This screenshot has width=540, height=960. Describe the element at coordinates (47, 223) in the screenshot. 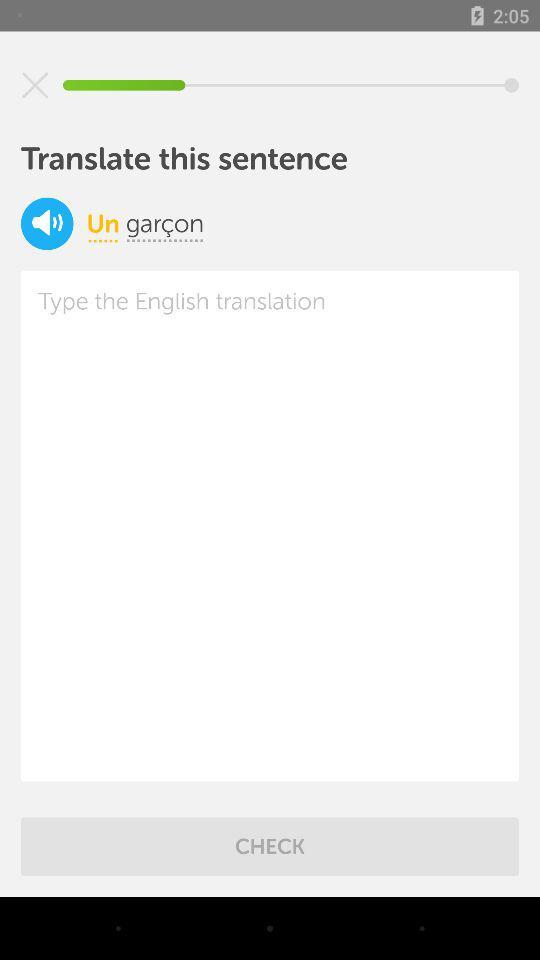

I see `pronounce the phrase` at that location.